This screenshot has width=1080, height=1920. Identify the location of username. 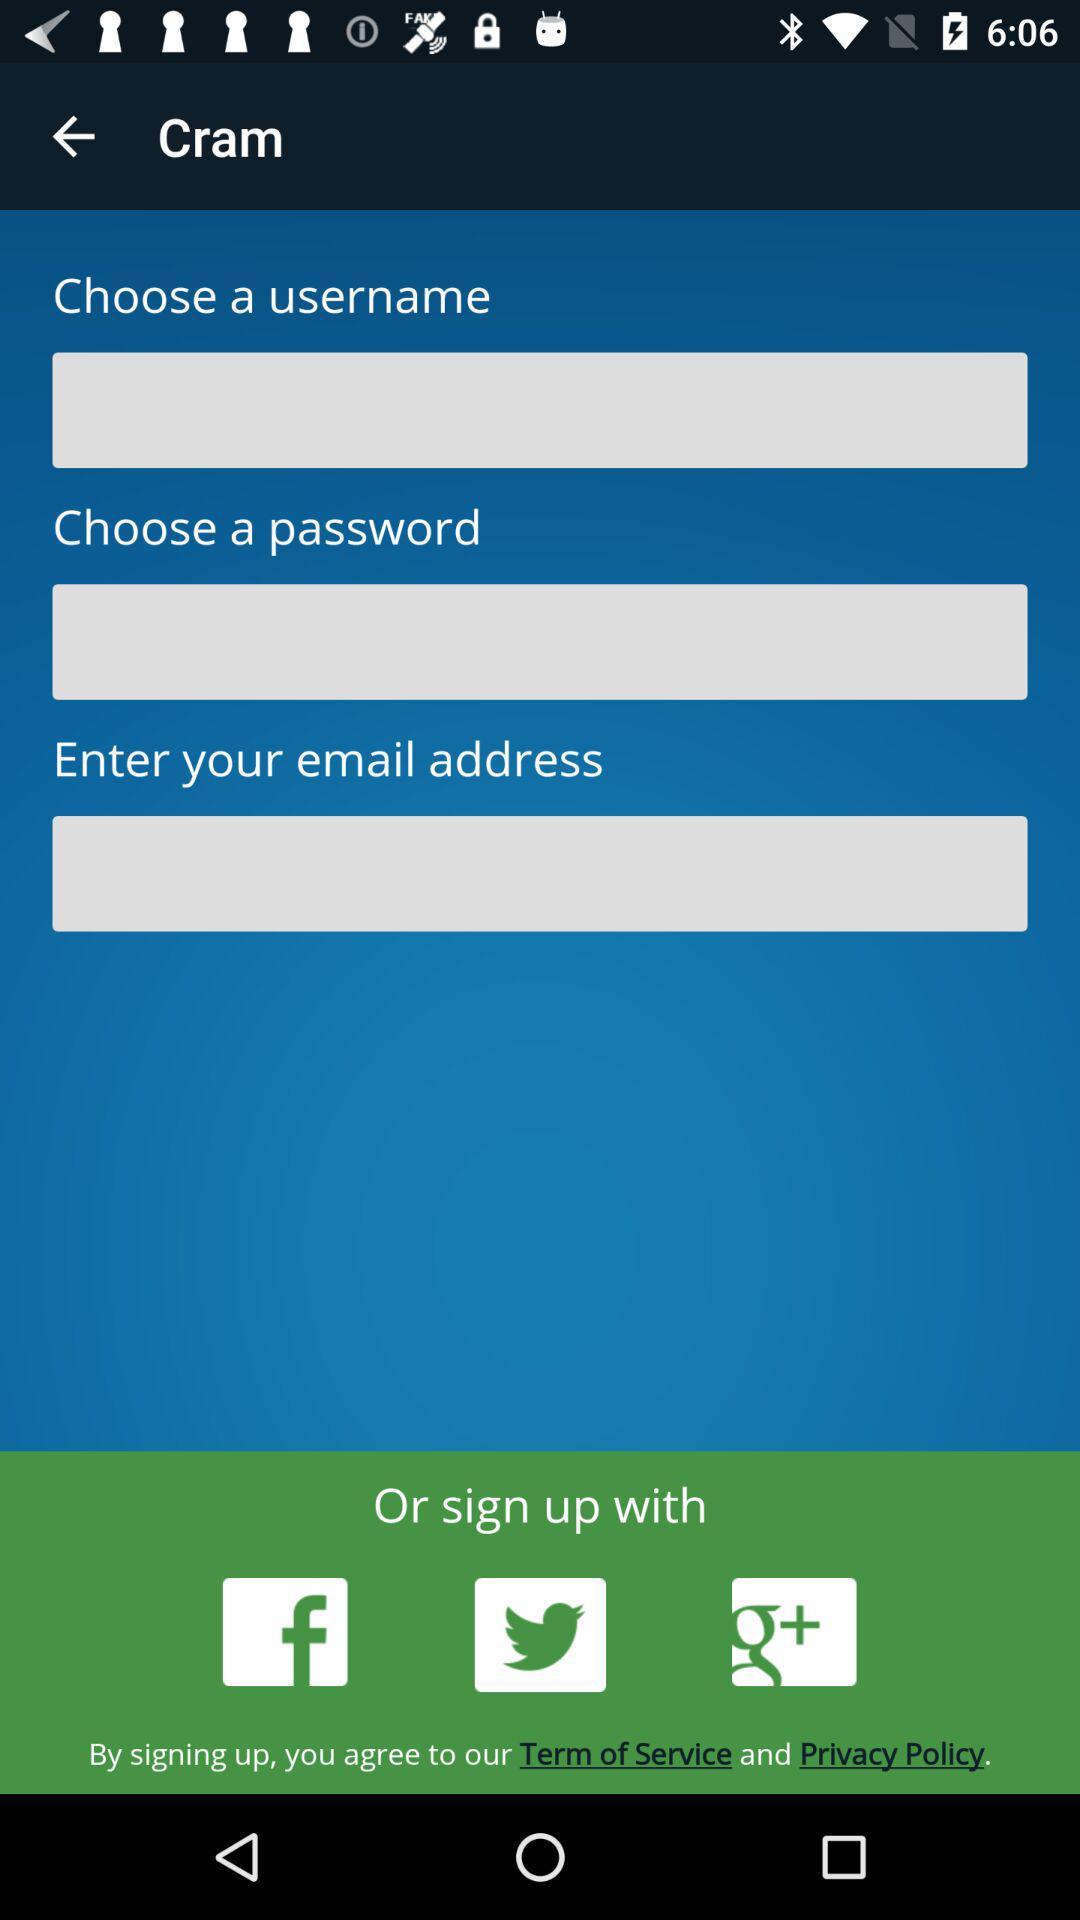
(540, 409).